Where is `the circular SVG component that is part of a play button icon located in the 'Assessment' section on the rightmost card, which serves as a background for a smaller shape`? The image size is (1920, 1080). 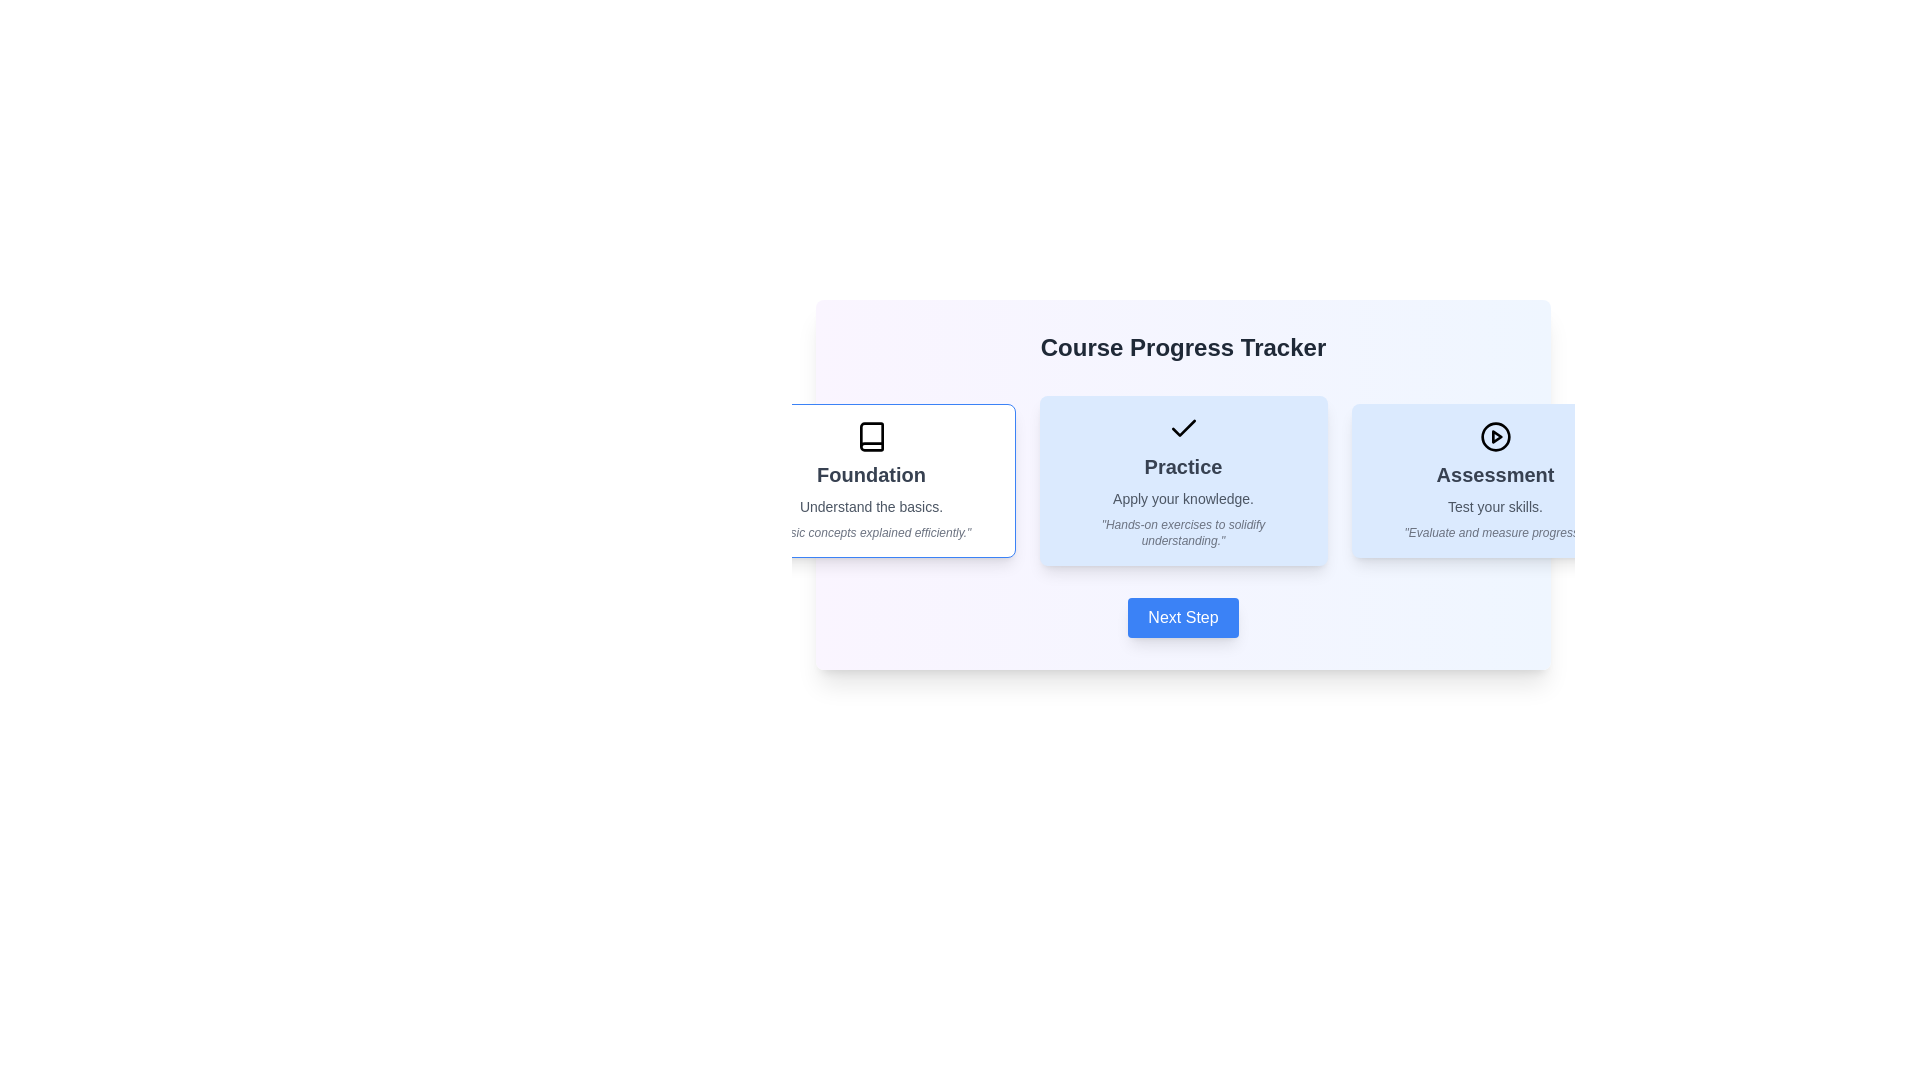 the circular SVG component that is part of a play button icon located in the 'Assessment' section on the rightmost card, which serves as a background for a smaller shape is located at coordinates (1495, 435).